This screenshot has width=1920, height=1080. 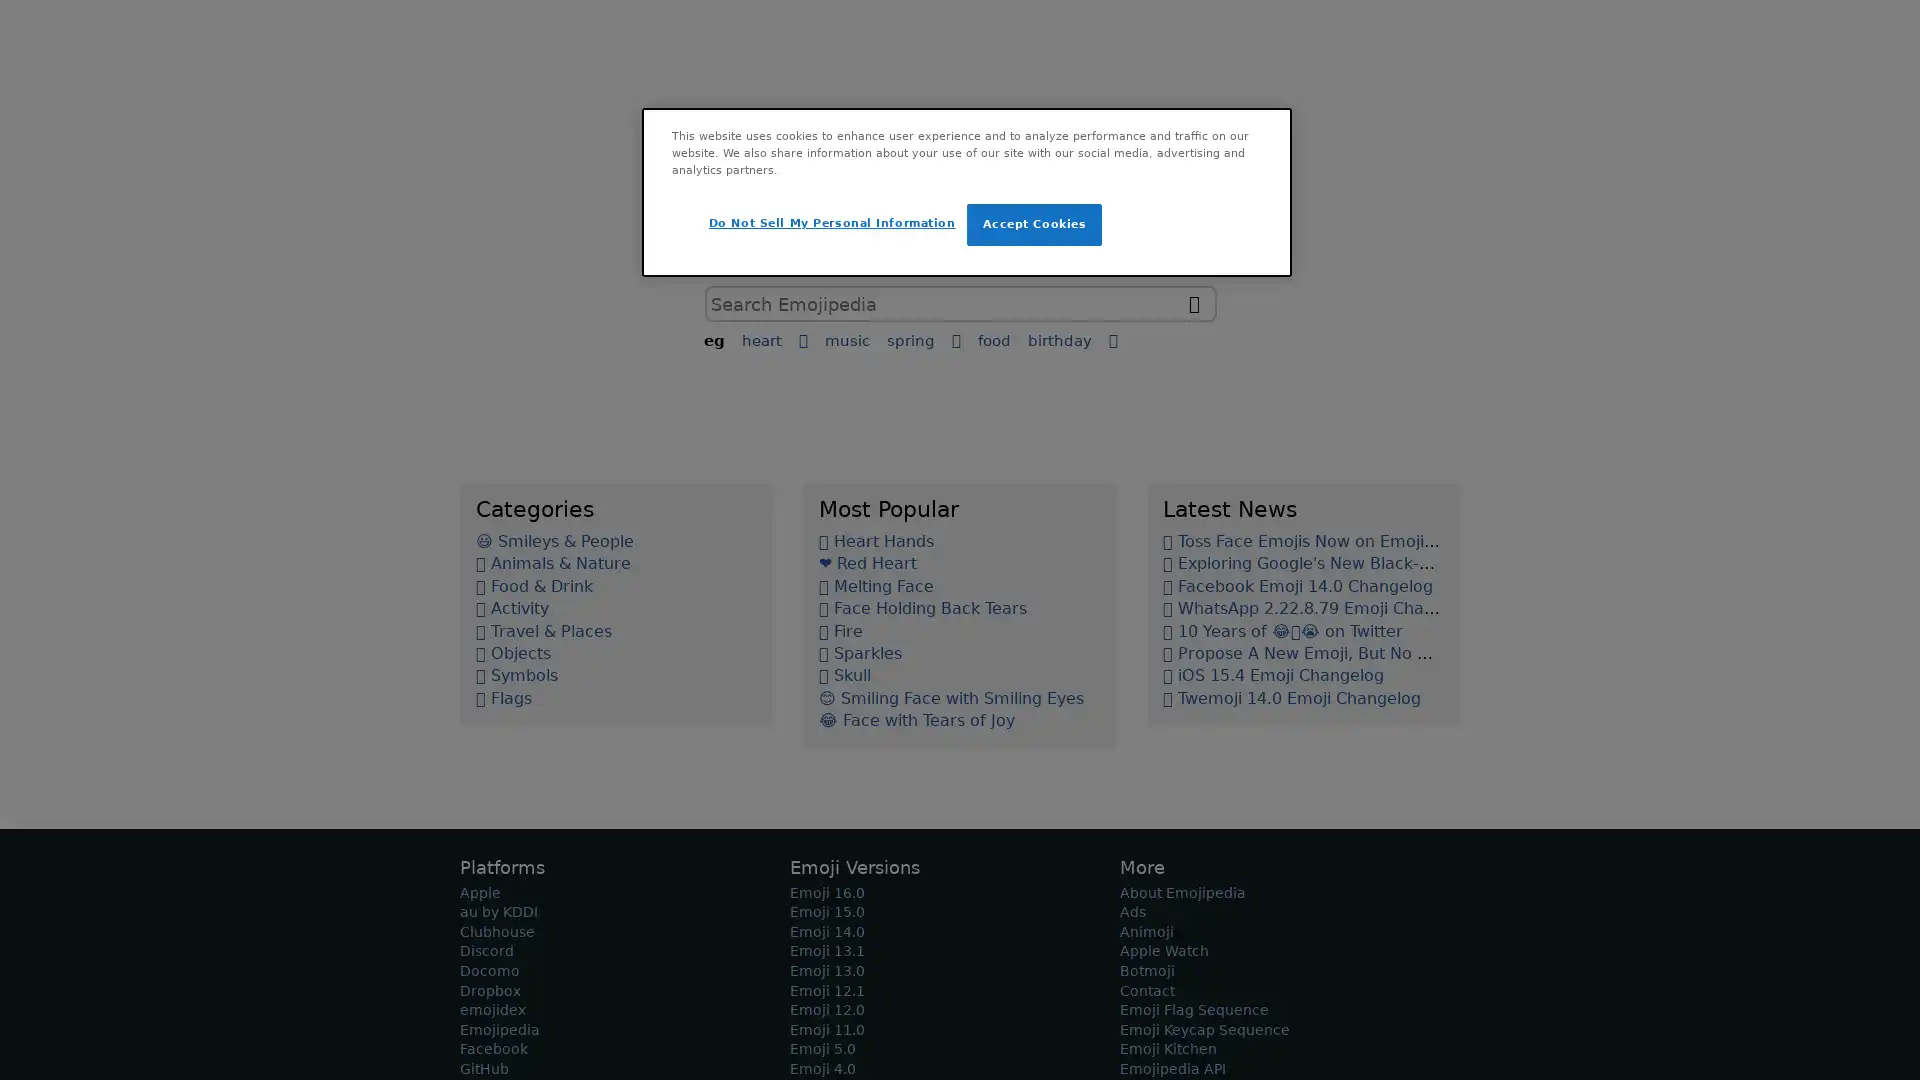 I want to click on search, so click(x=1194, y=304).